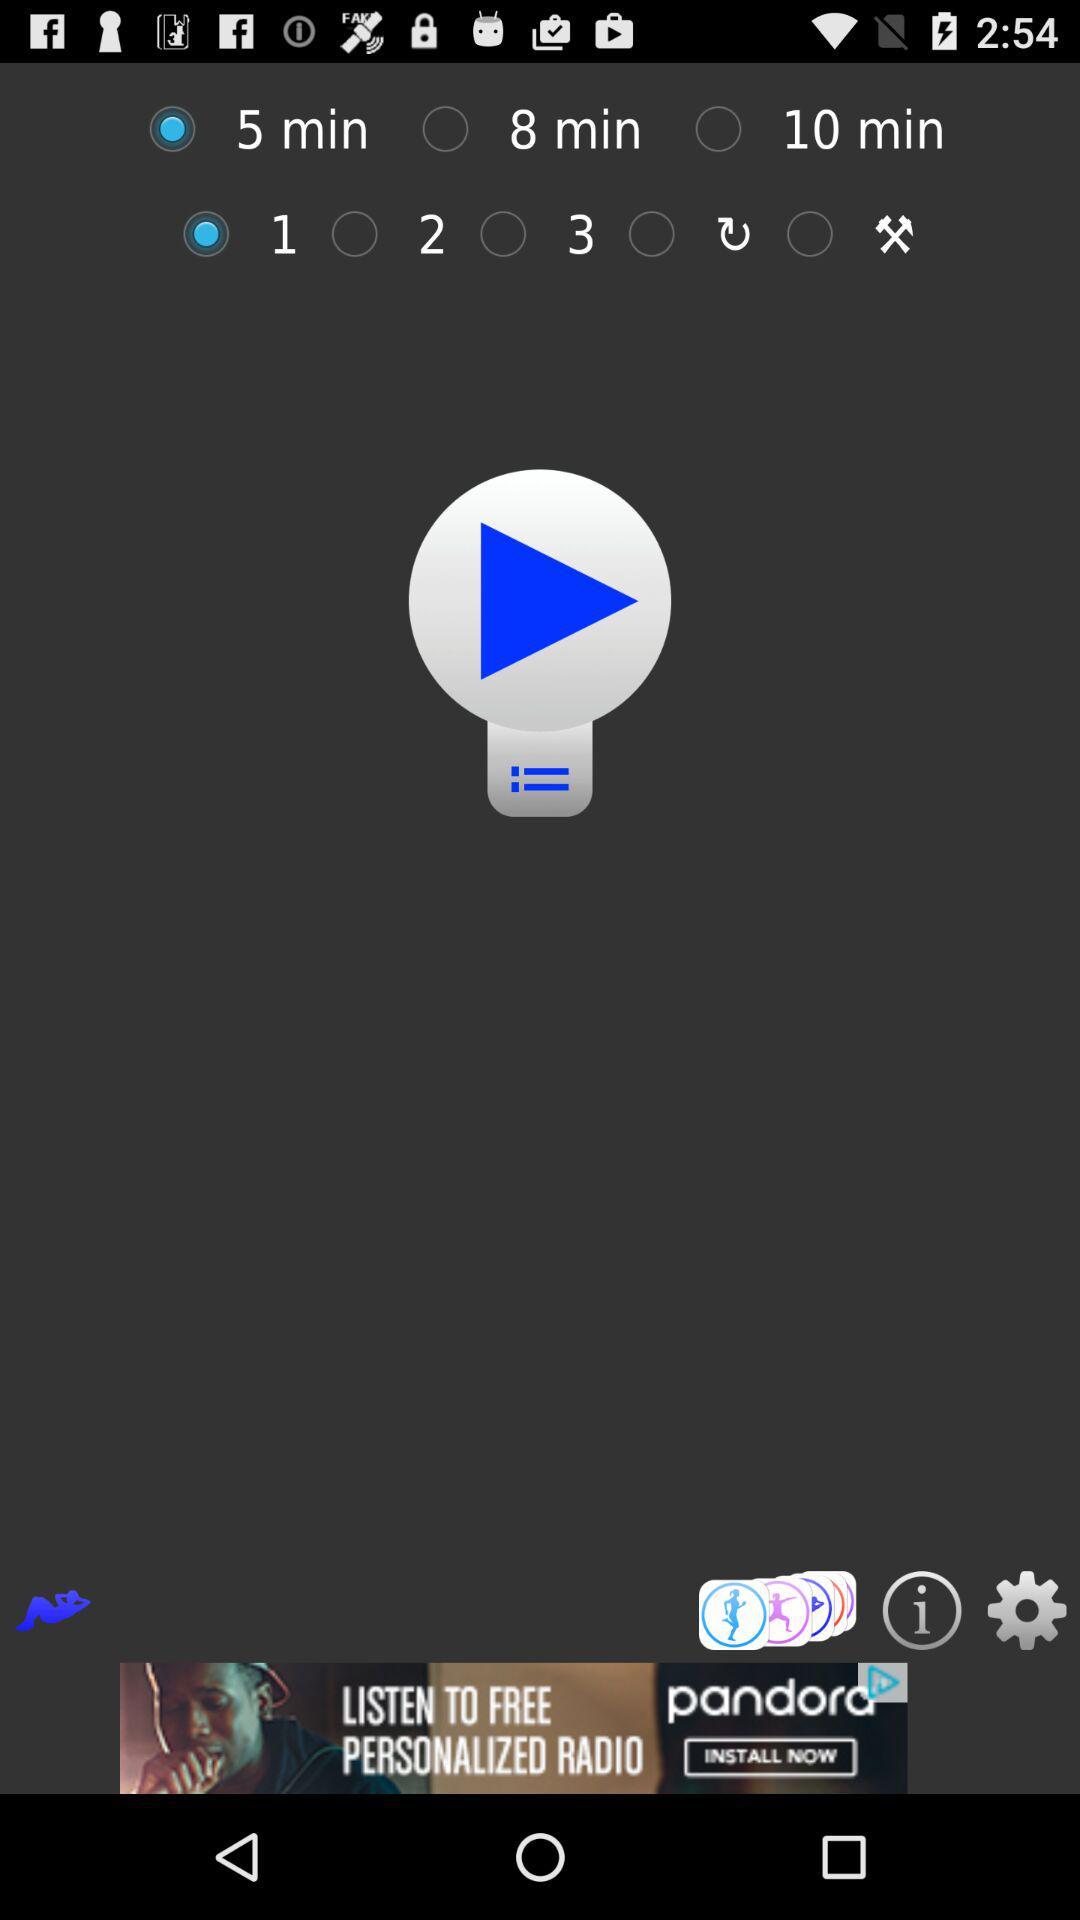 This screenshot has height=1920, width=1080. I want to click on option, so click(182, 128).